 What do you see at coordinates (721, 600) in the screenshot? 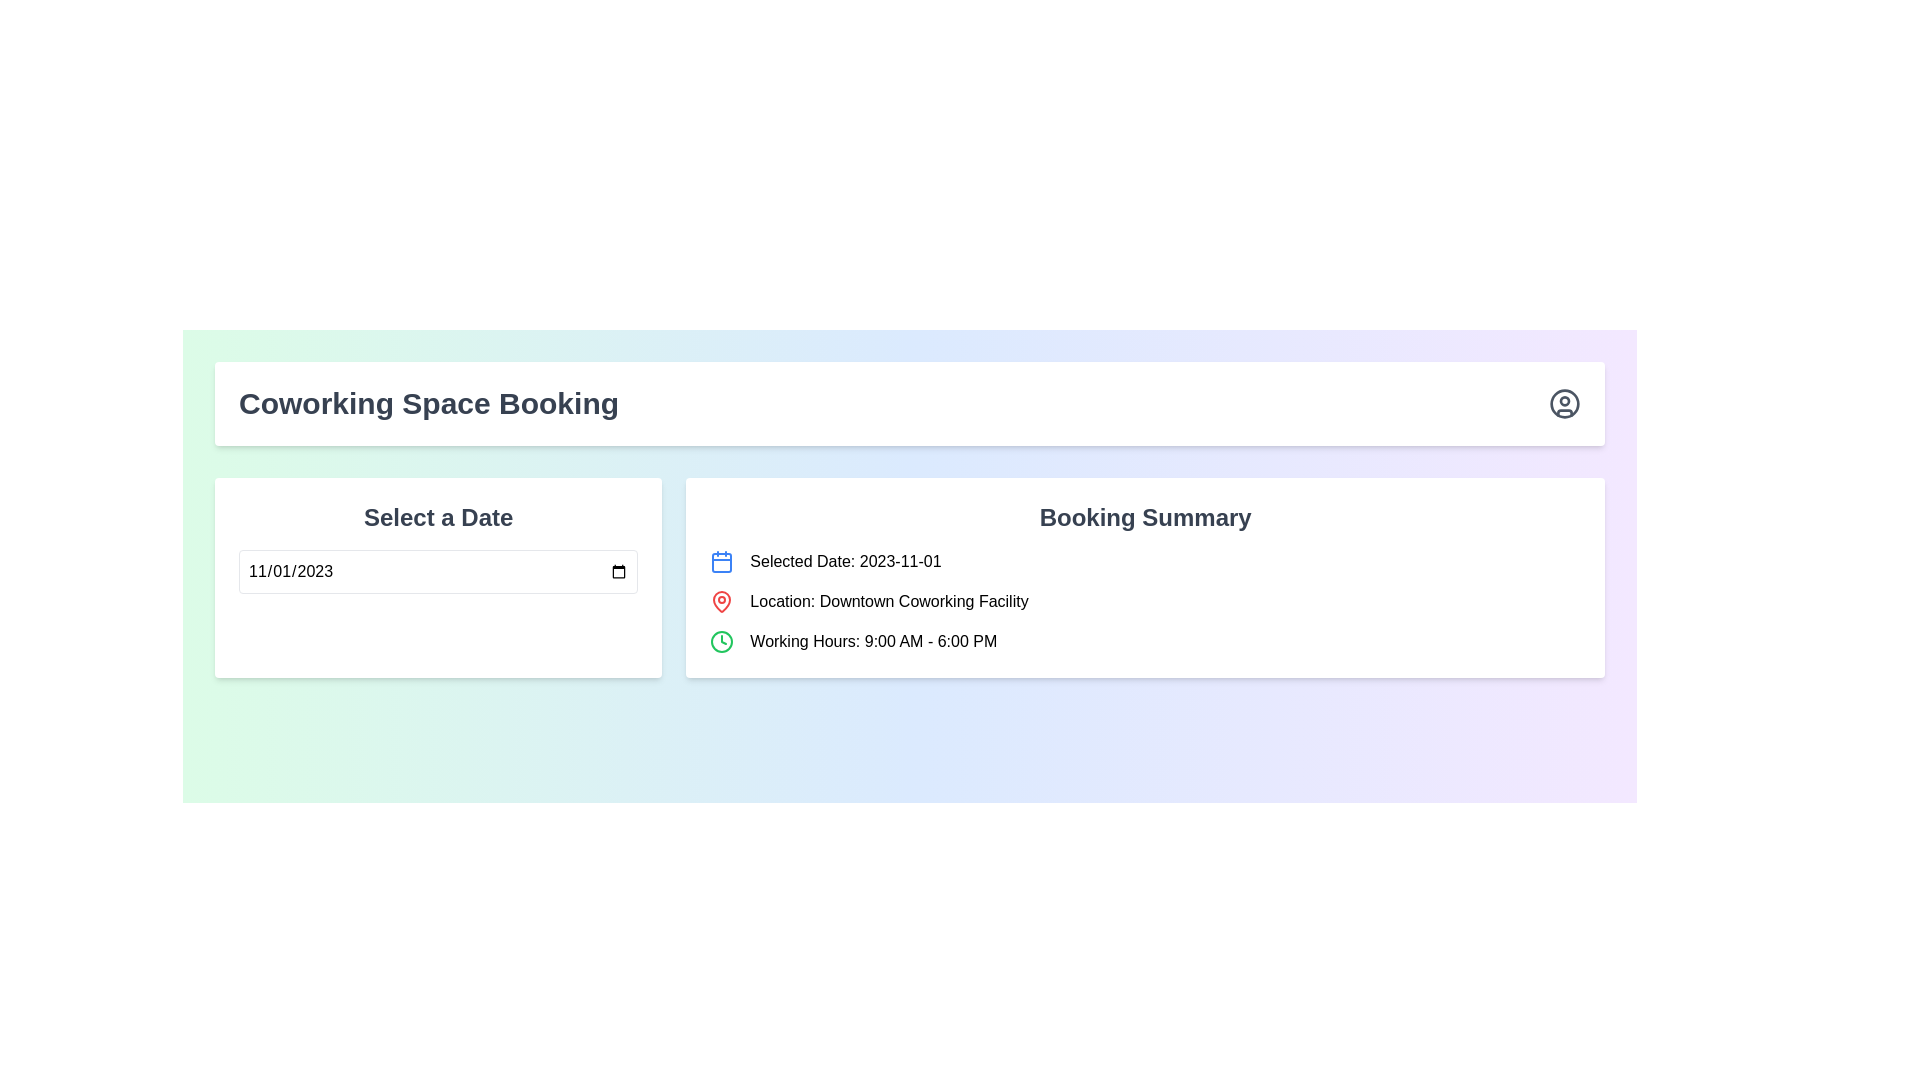
I see `the icon indicating the location of the coworking facility, which is positioned directly before the text 'Location: Downtown Coworking Facility' in the middle-right portion of the interface` at bounding box center [721, 600].